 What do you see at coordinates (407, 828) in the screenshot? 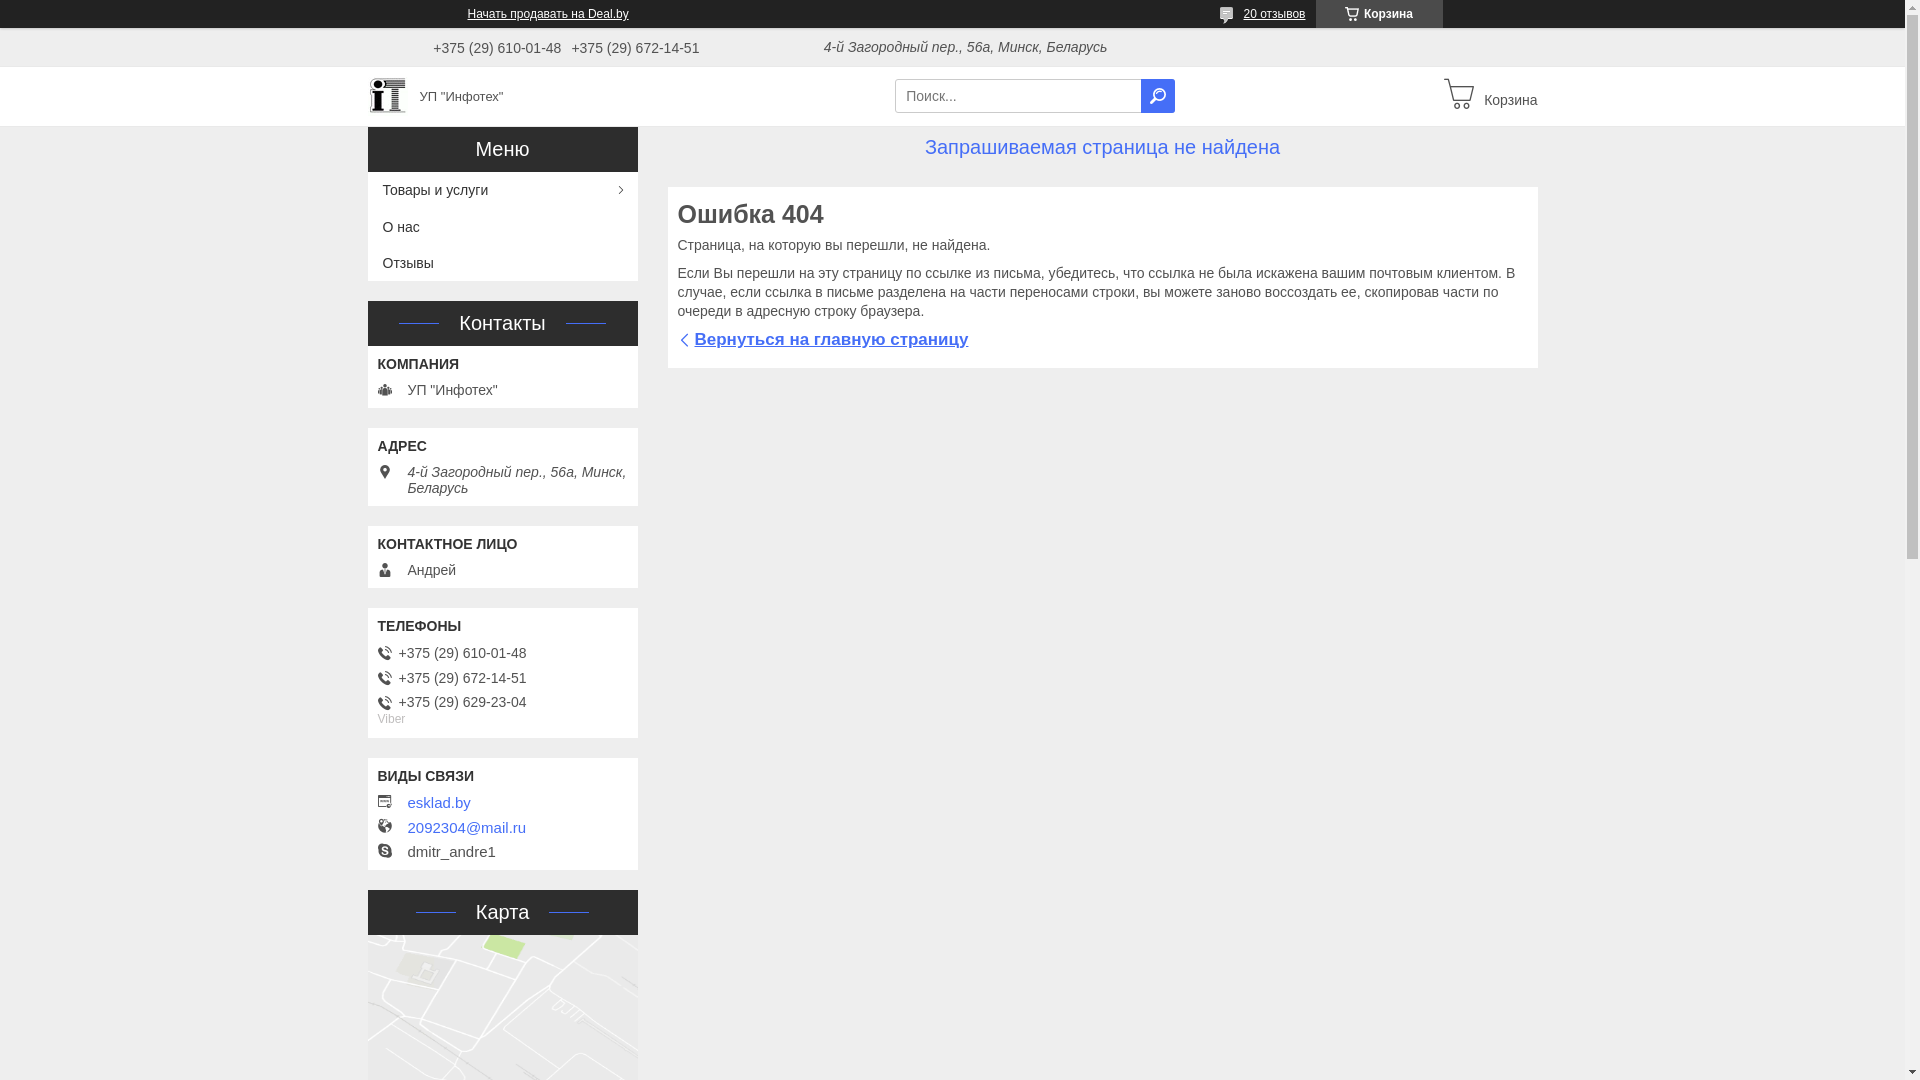
I see `'2092304@mail.ru'` at bounding box center [407, 828].